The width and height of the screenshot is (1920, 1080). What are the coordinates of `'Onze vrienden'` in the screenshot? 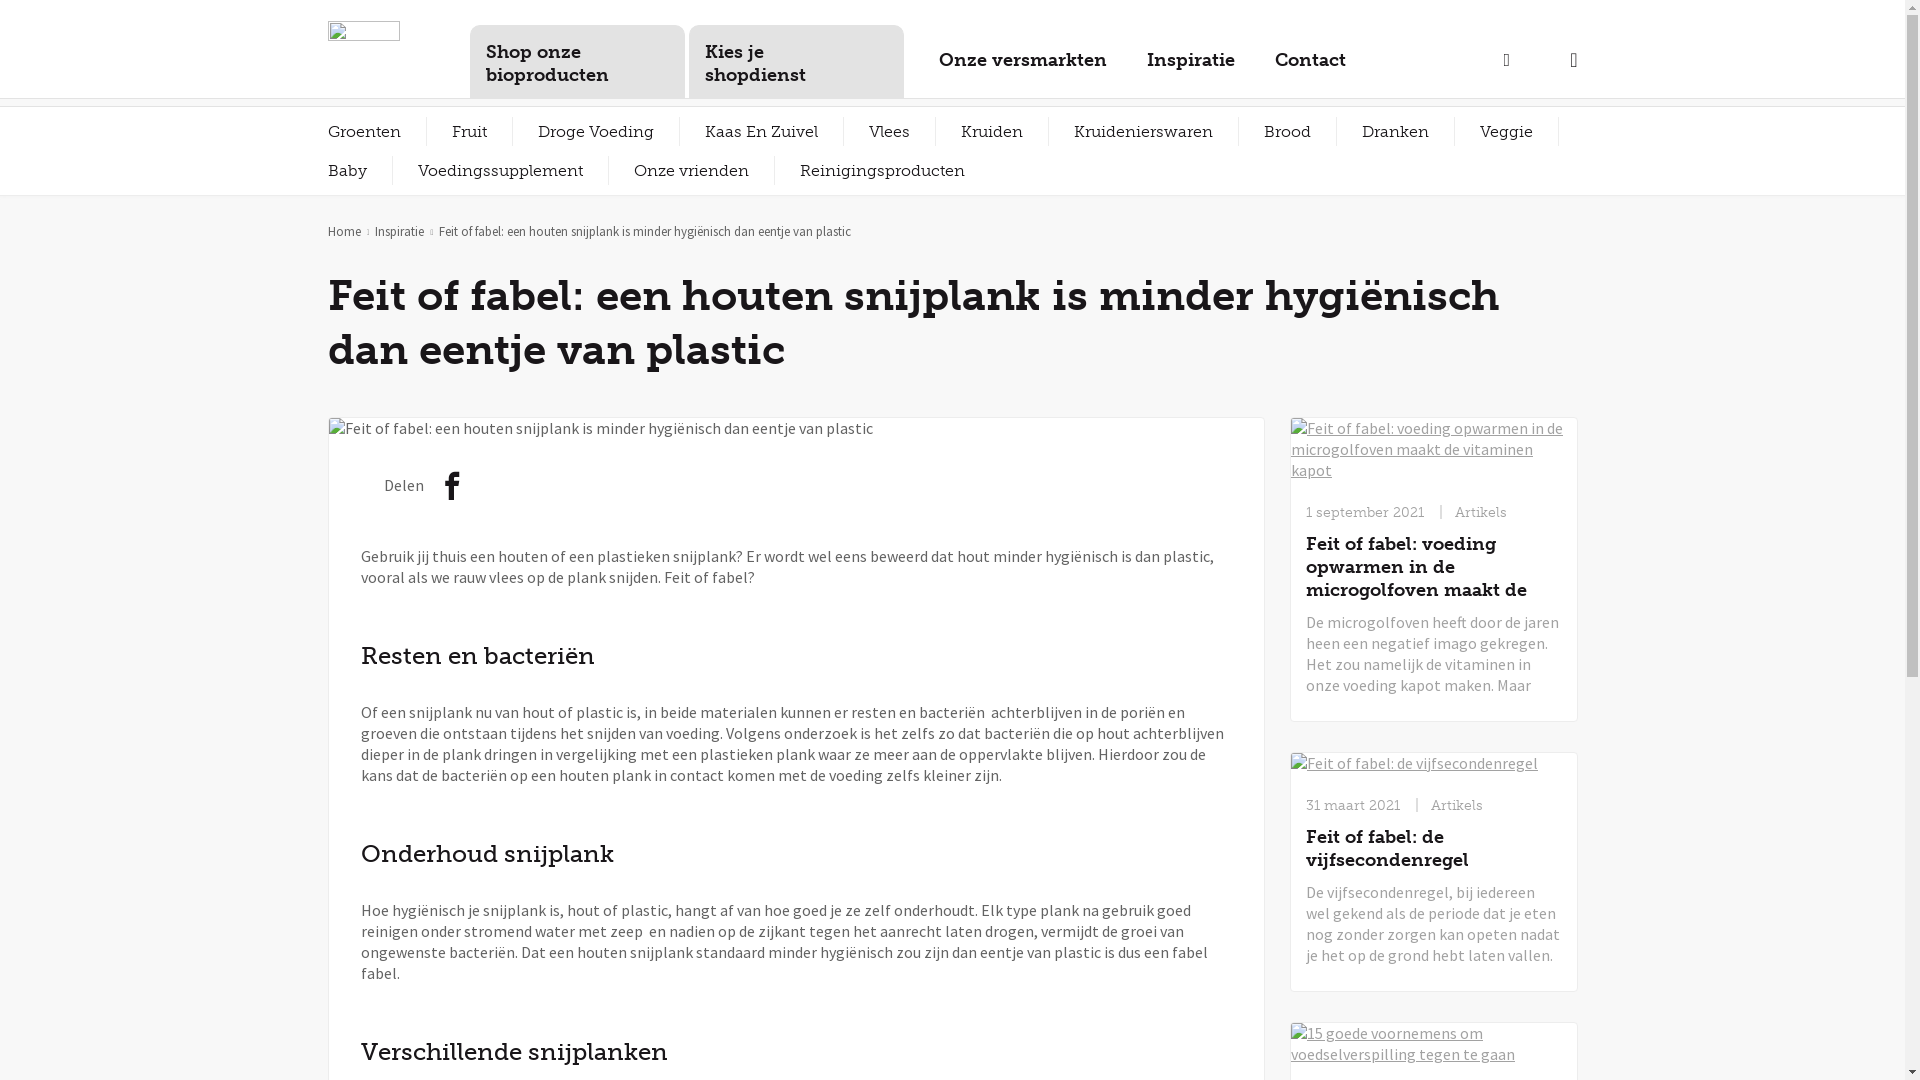 It's located at (607, 169).